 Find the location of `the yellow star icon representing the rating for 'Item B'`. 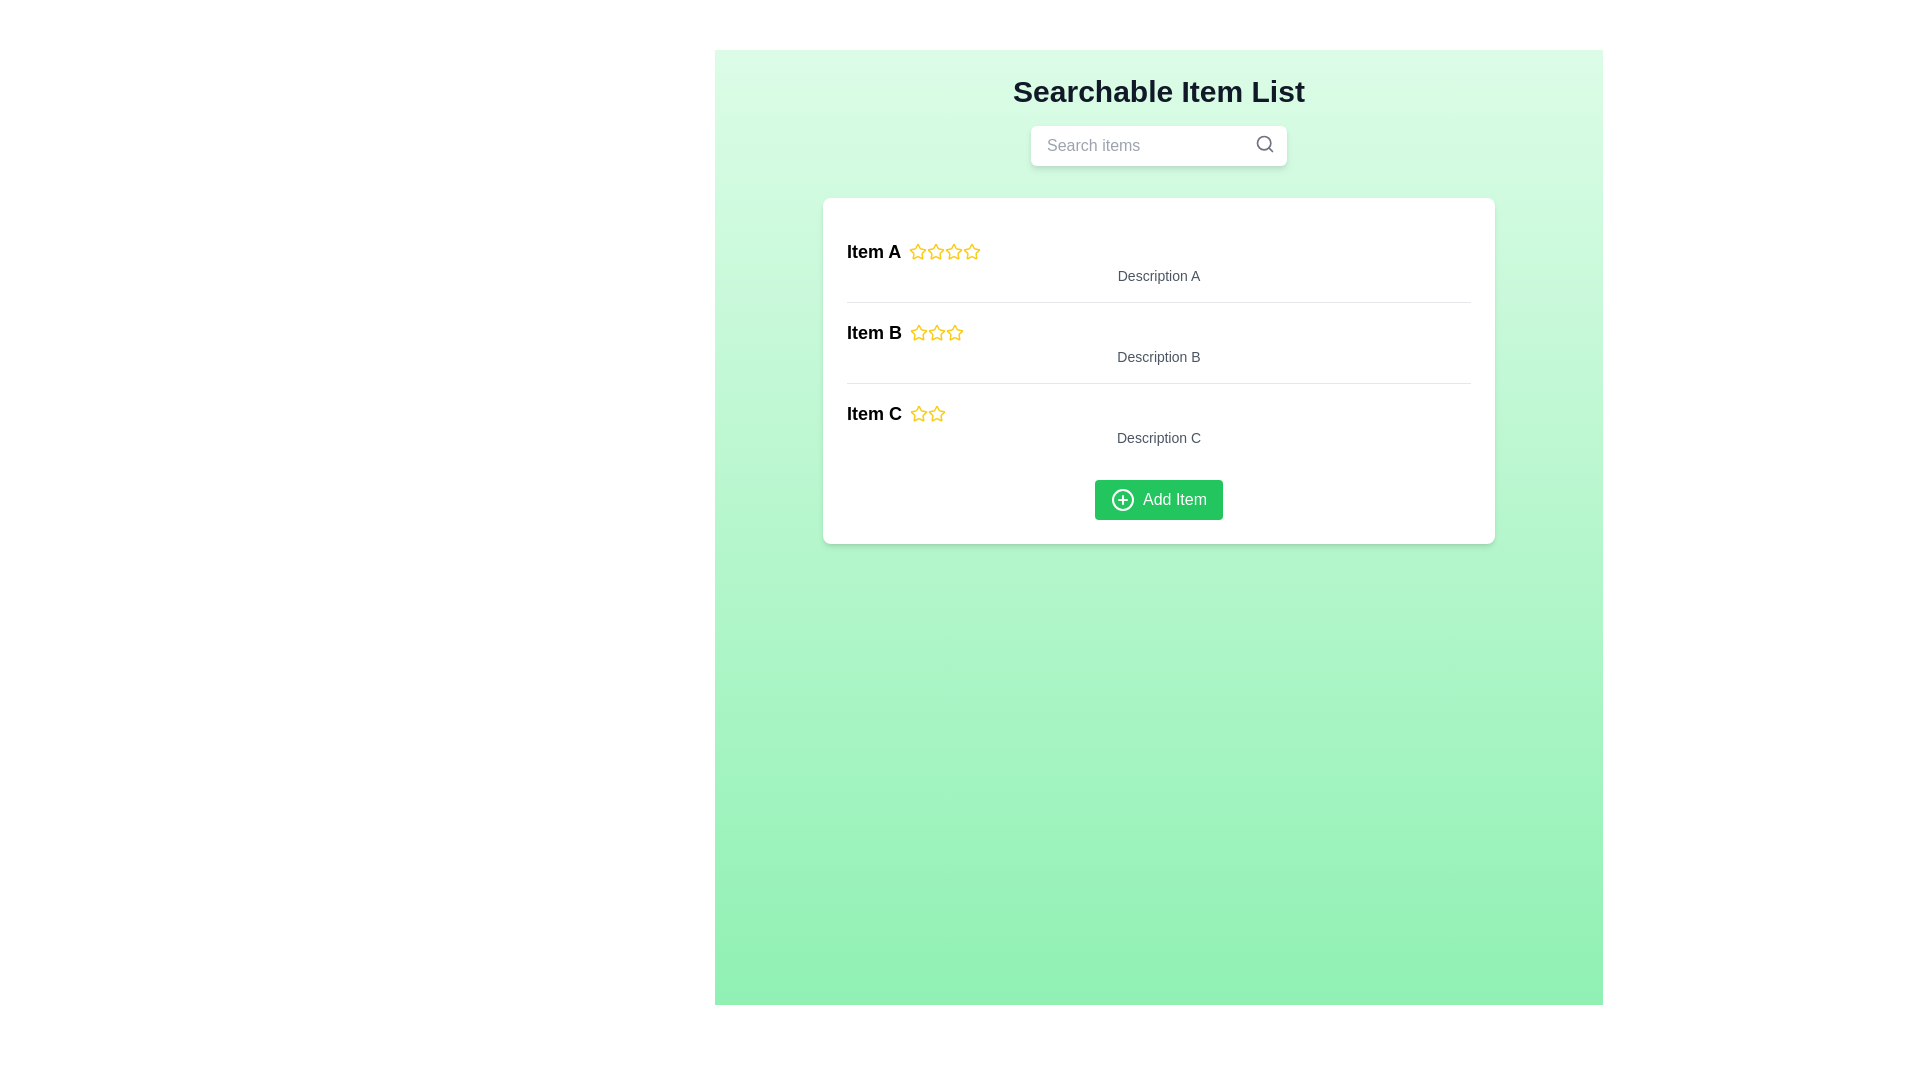

the yellow star icon representing the rating for 'Item B' is located at coordinates (954, 331).